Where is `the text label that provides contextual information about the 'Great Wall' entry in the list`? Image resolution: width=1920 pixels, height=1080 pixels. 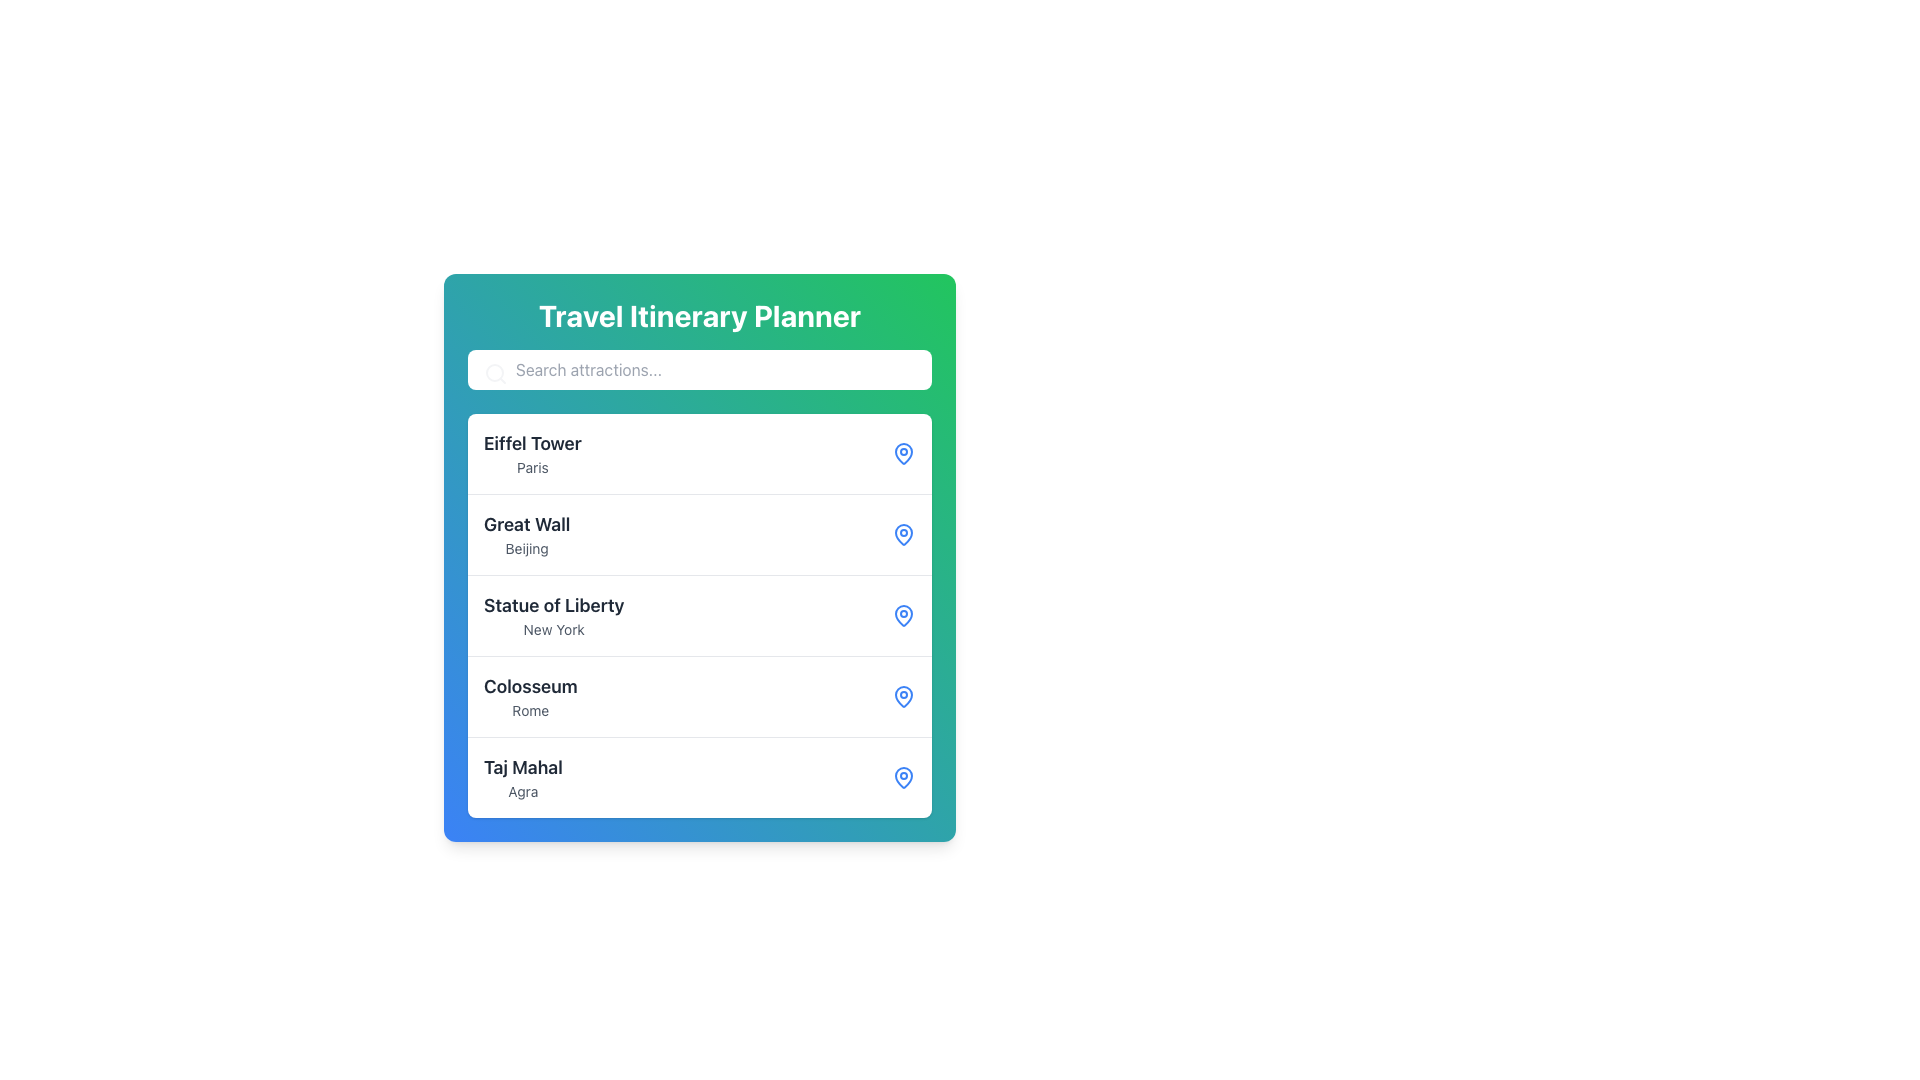 the text label that provides contextual information about the 'Great Wall' entry in the list is located at coordinates (527, 548).